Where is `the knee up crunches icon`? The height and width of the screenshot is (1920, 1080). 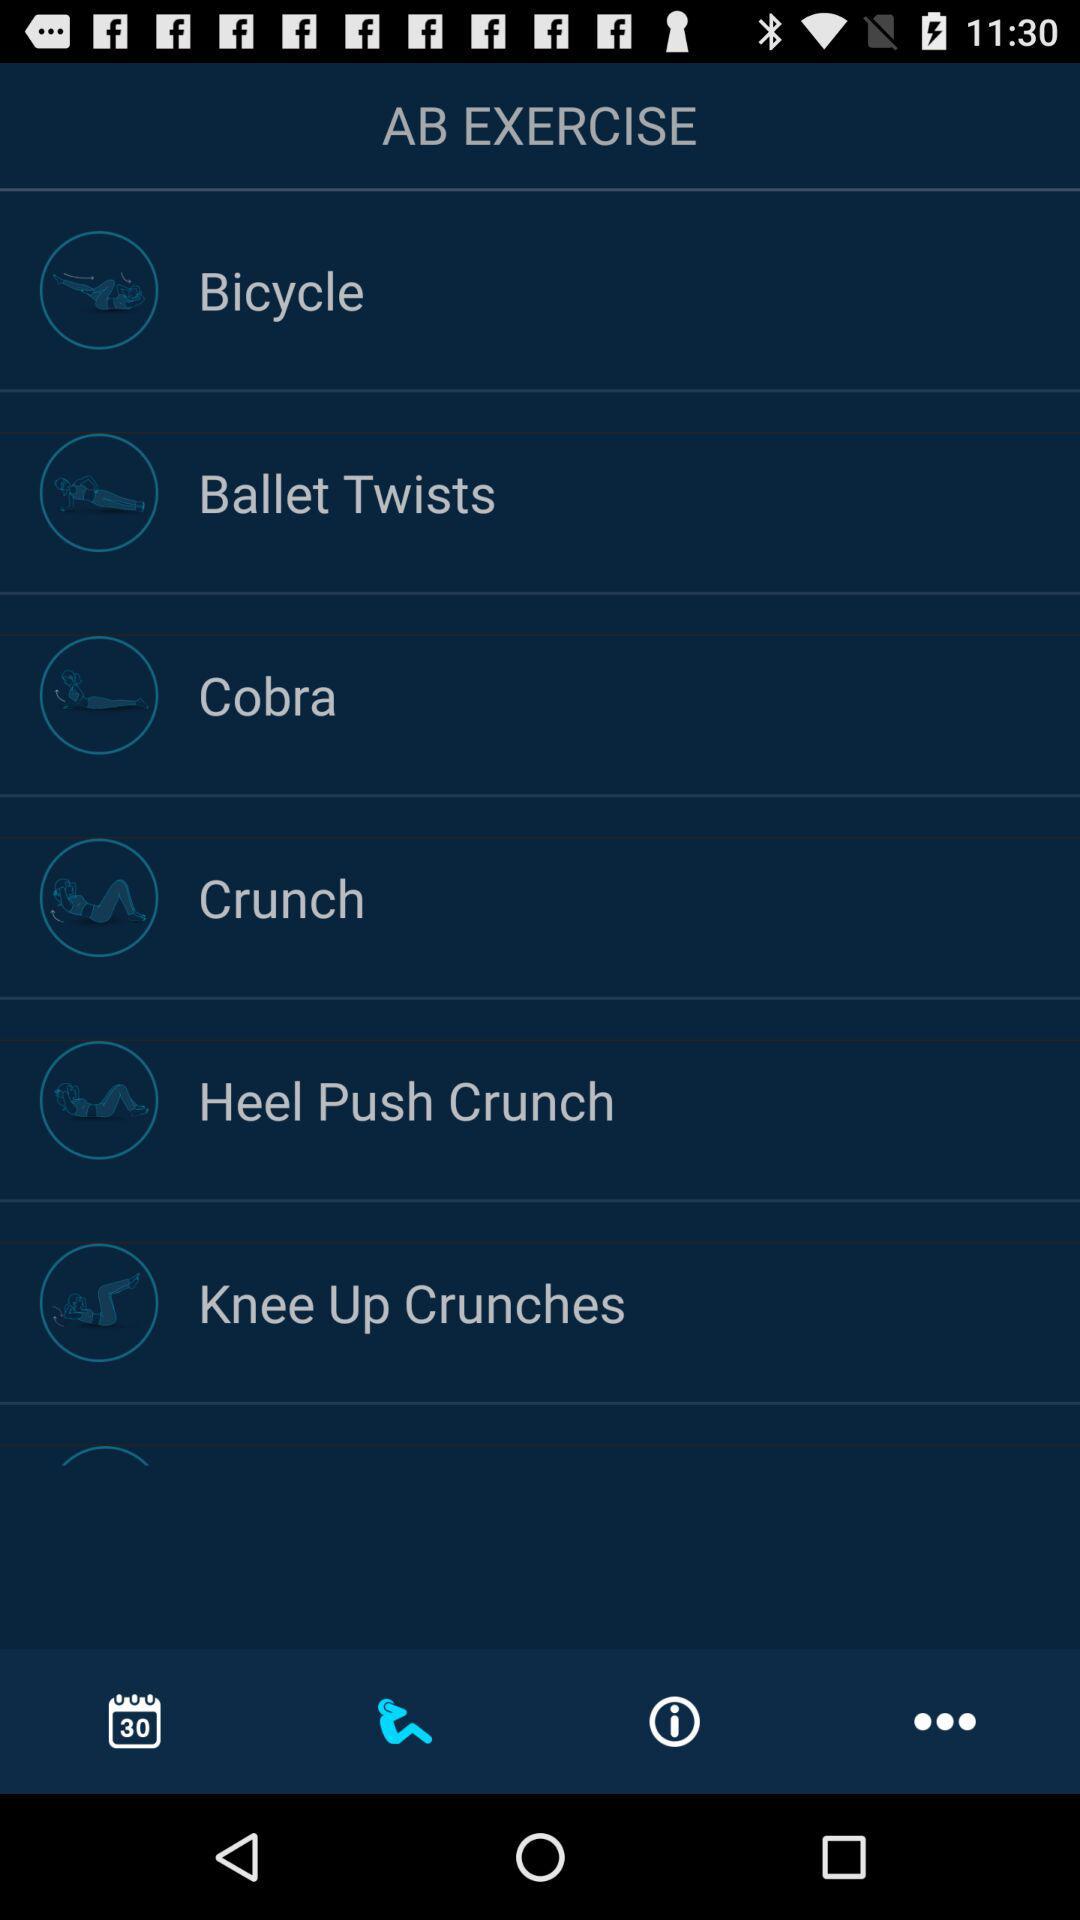
the knee up crunches icon is located at coordinates (639, 1302).